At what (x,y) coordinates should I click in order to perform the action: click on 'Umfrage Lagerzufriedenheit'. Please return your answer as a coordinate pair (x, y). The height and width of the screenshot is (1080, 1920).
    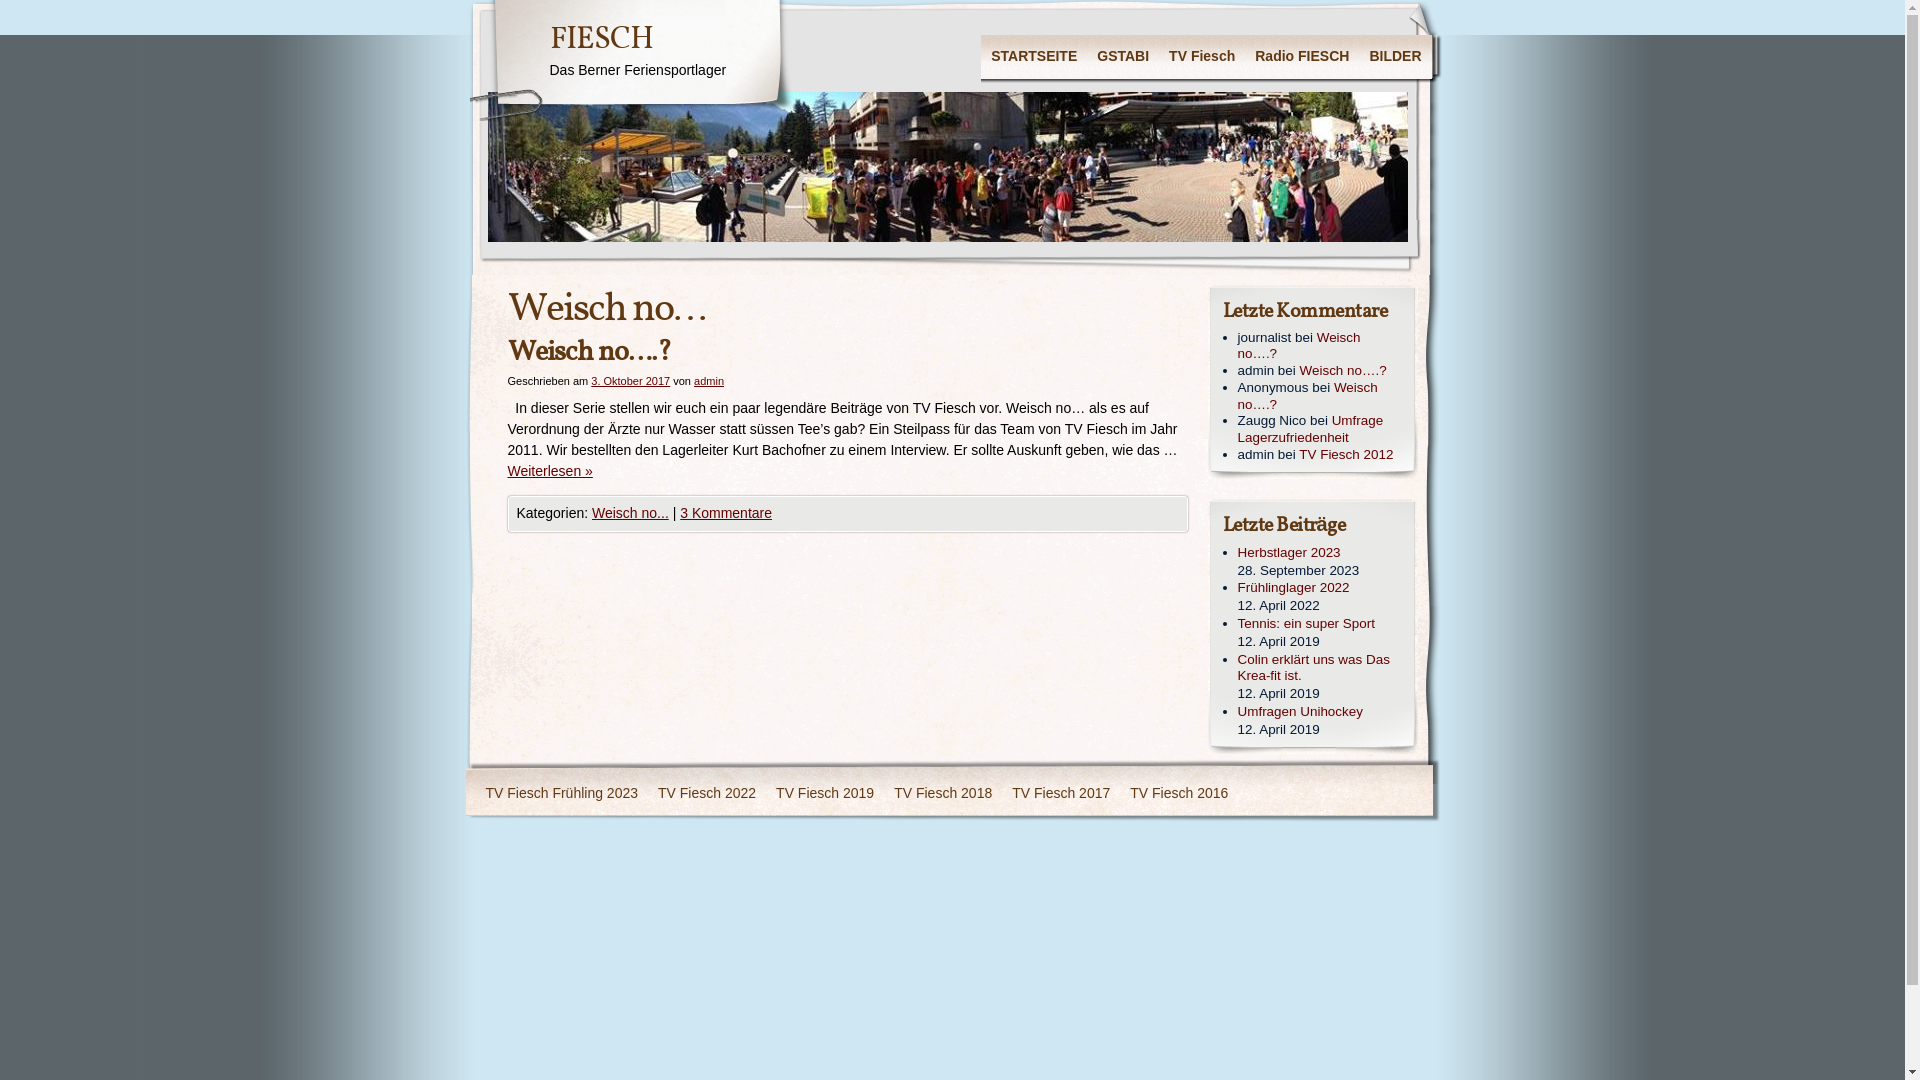
    Looking at the image, I should click on (1310, 427).